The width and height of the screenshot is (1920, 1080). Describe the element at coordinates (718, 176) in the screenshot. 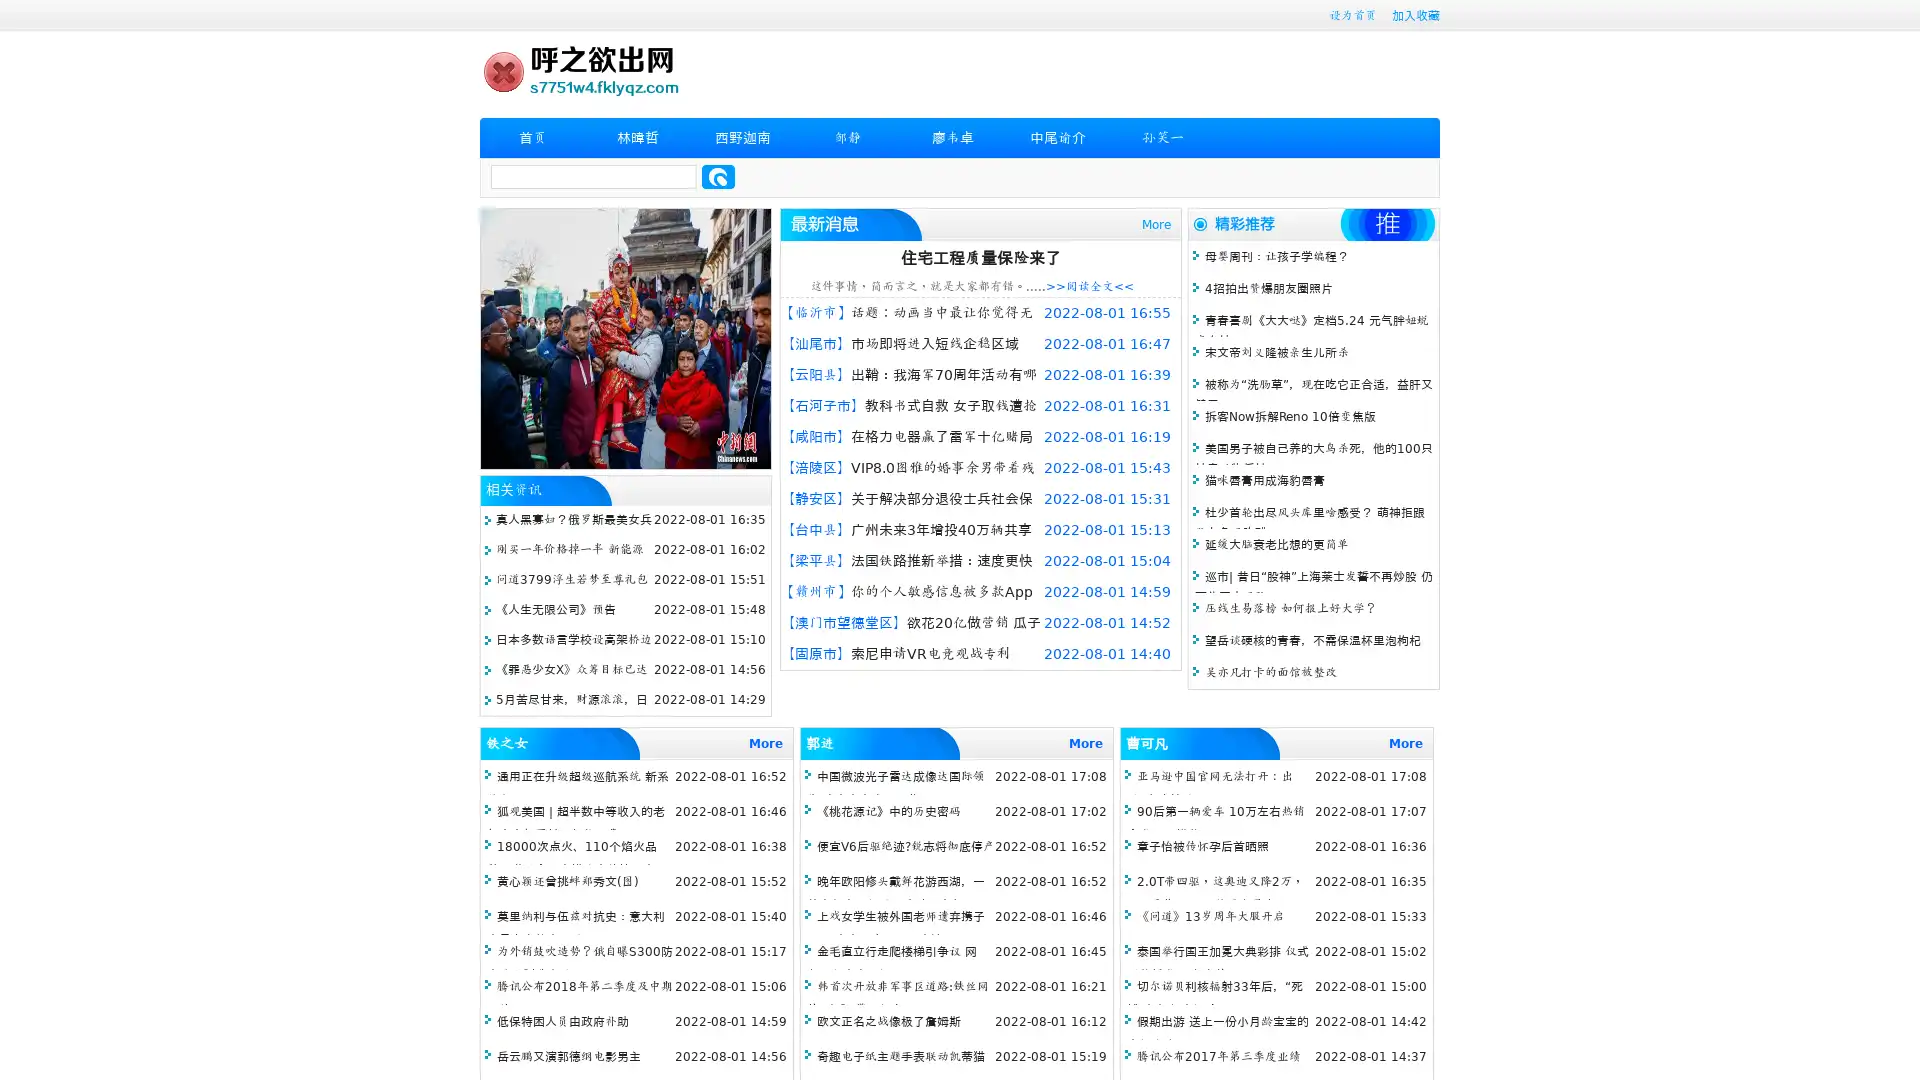

I see `Search` at that location.